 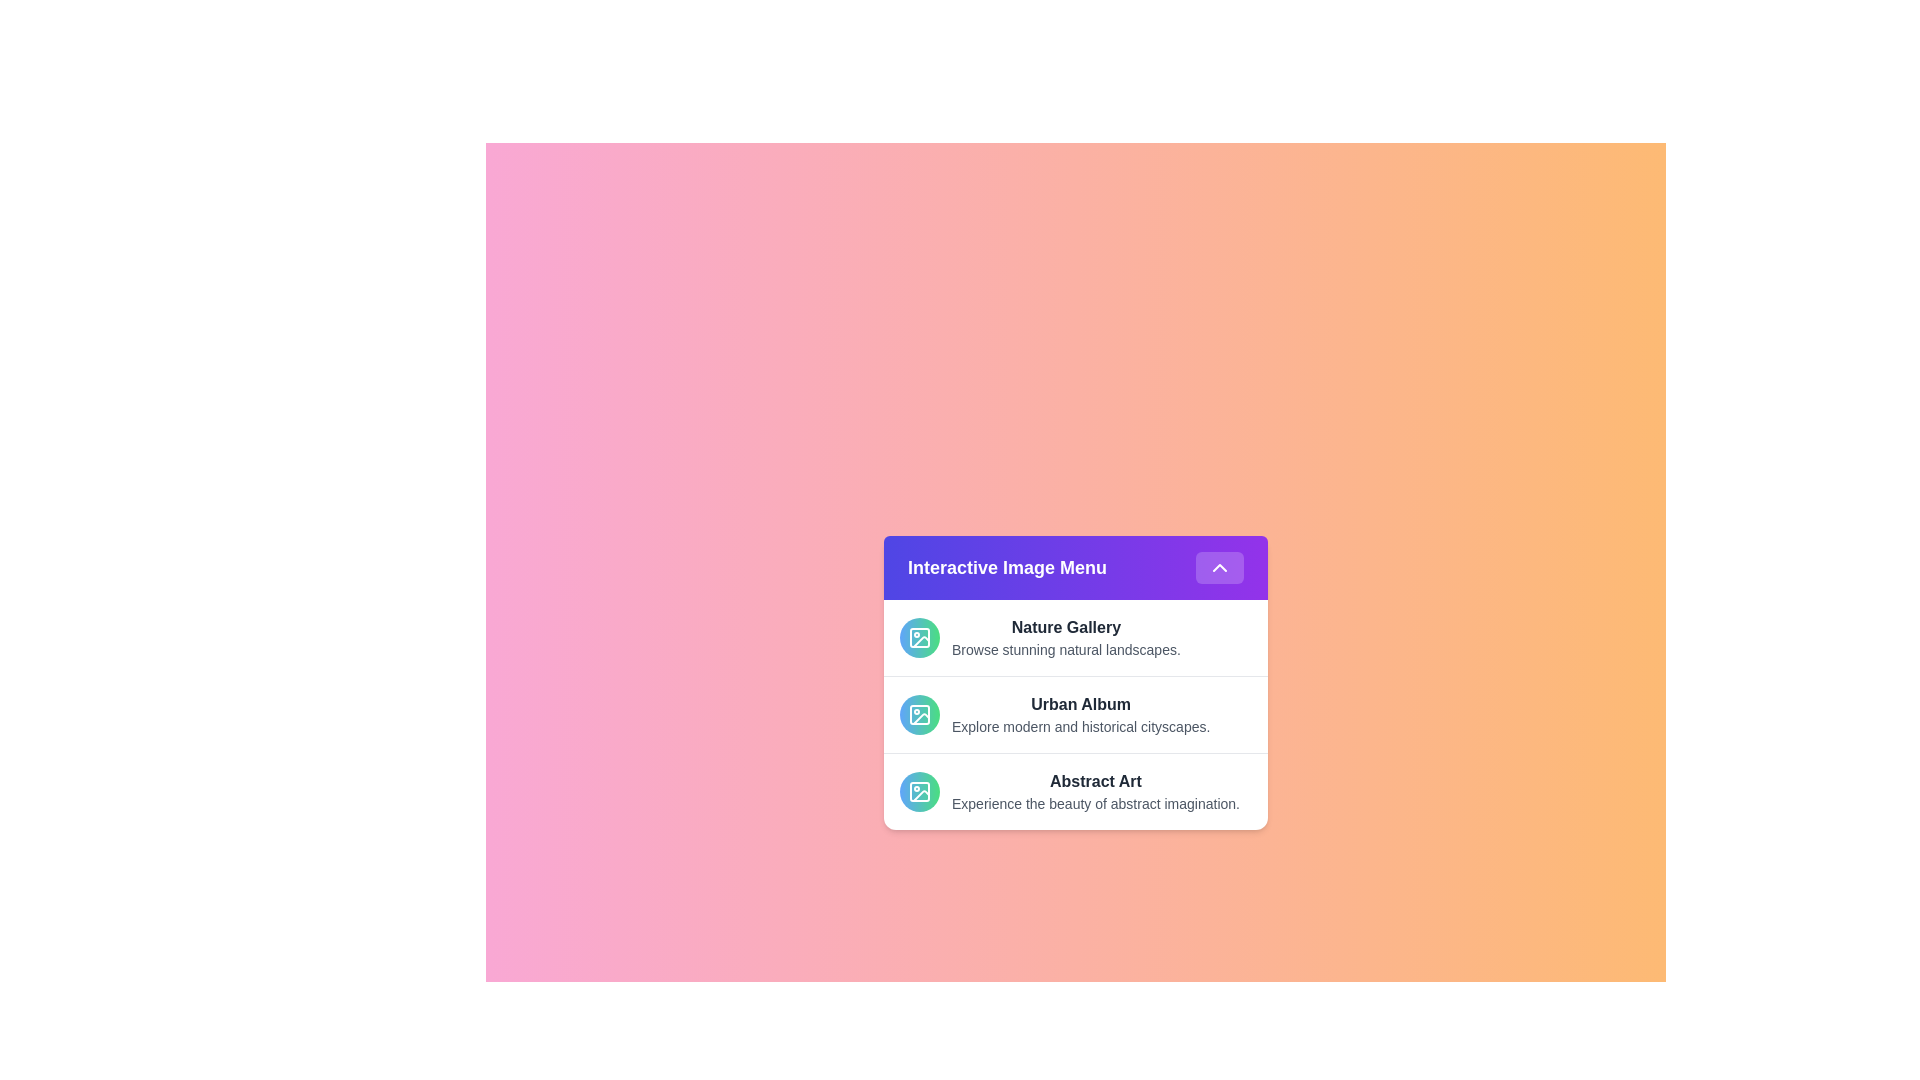 I want to click on the icon of the Abstract Art menu item, so click(x=919, y=790).